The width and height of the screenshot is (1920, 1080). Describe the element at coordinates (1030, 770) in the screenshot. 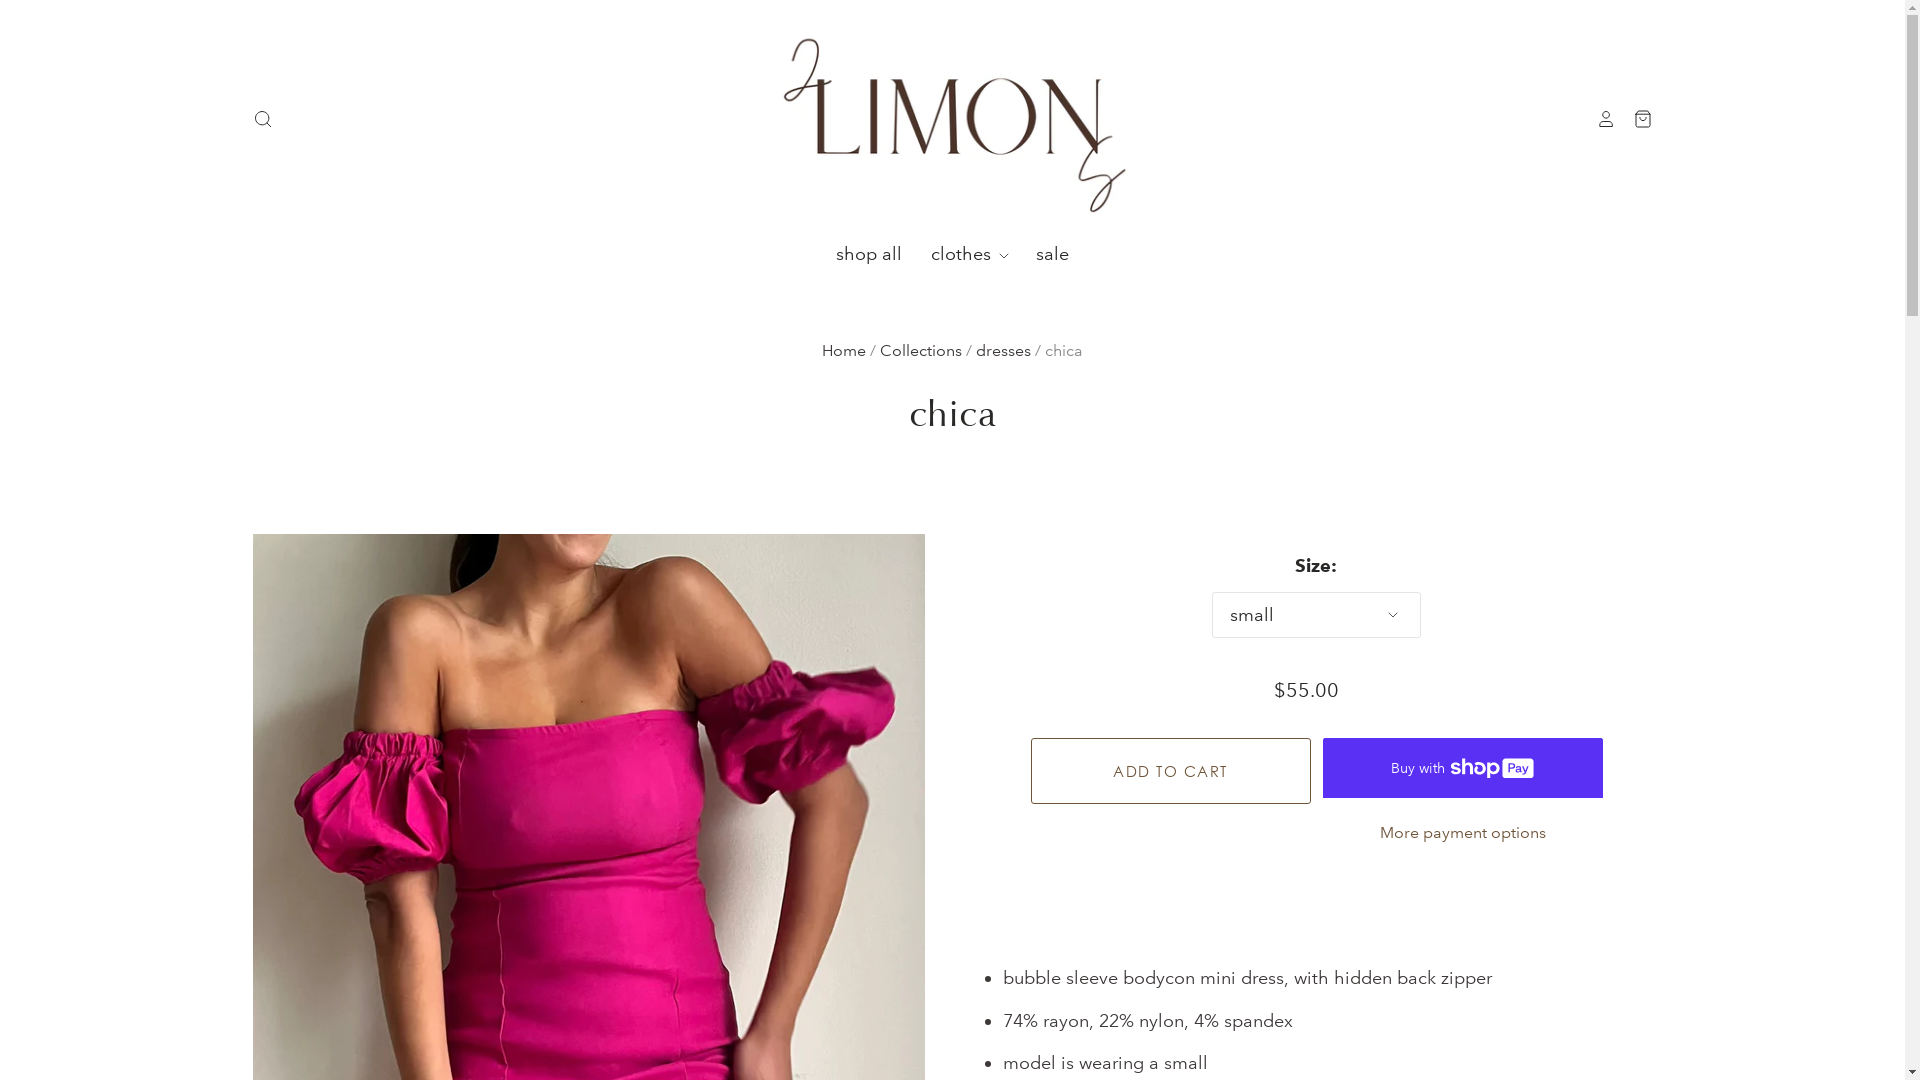

I see `'Add to cart'` at that location.